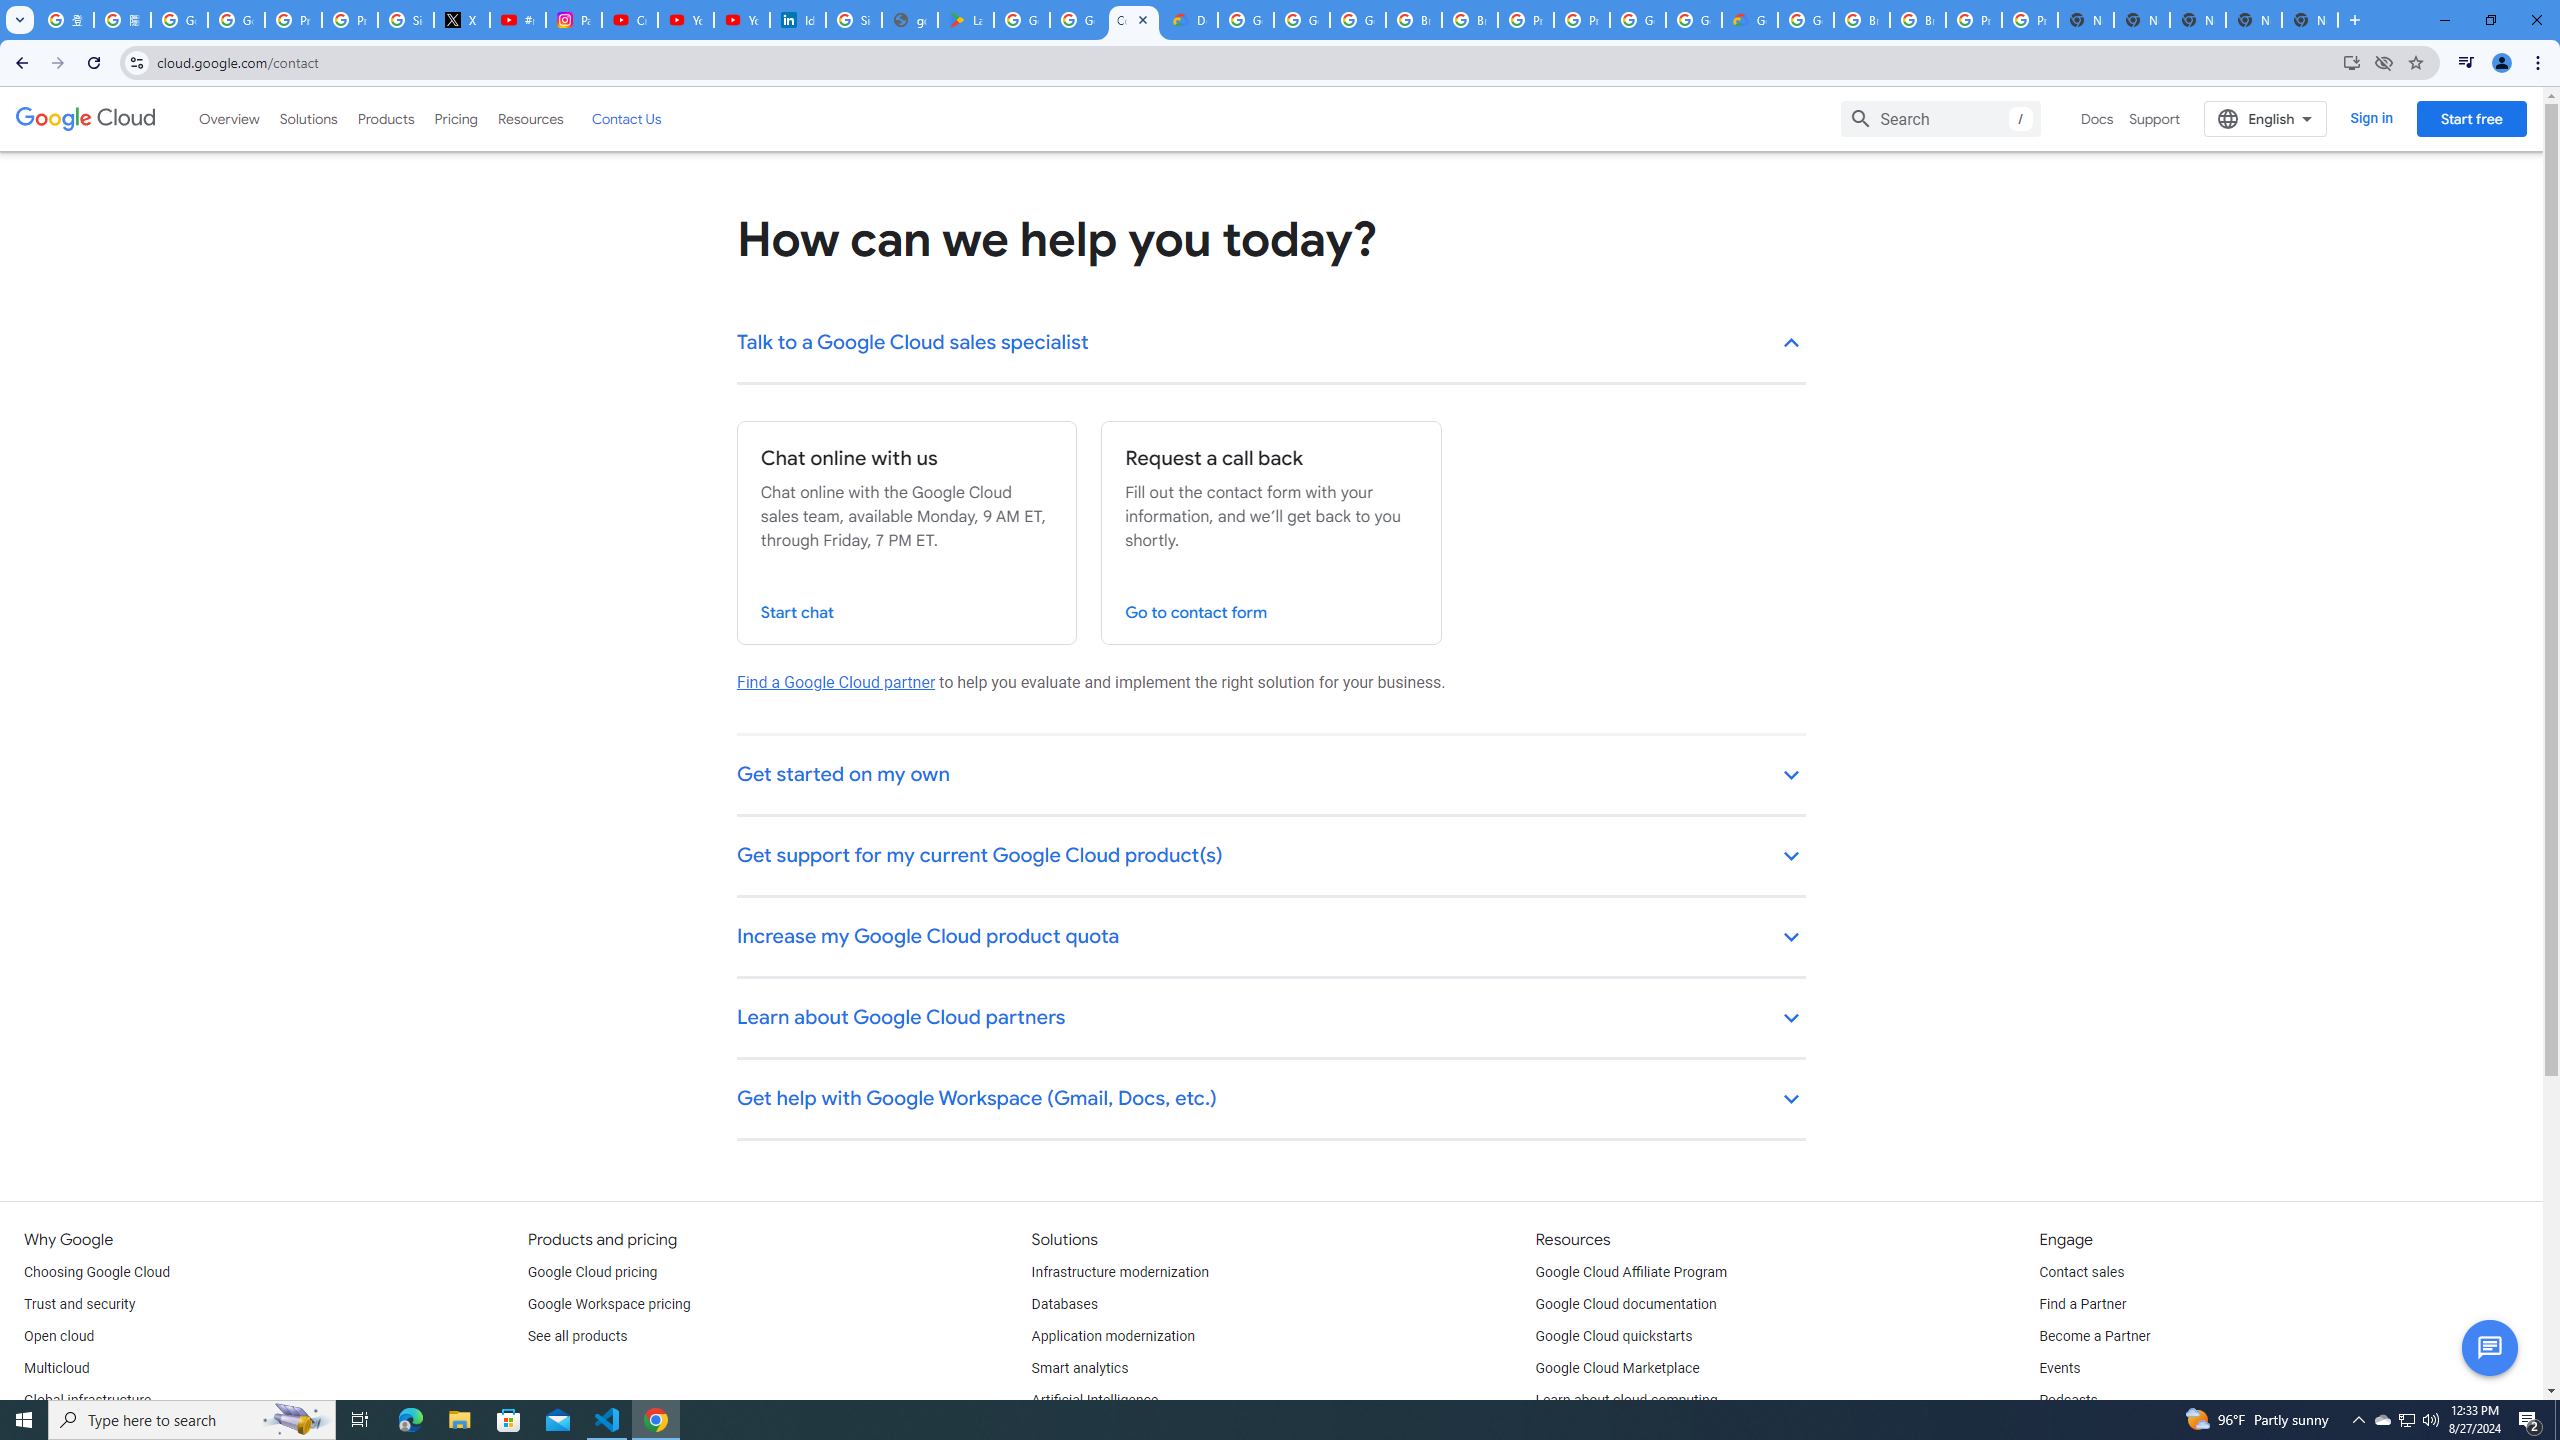 The image size is (2560, 1440). Describe the element at coordinates (1692, 19) in the screenshot. I see `'Google Cloud Platform'` at that location.